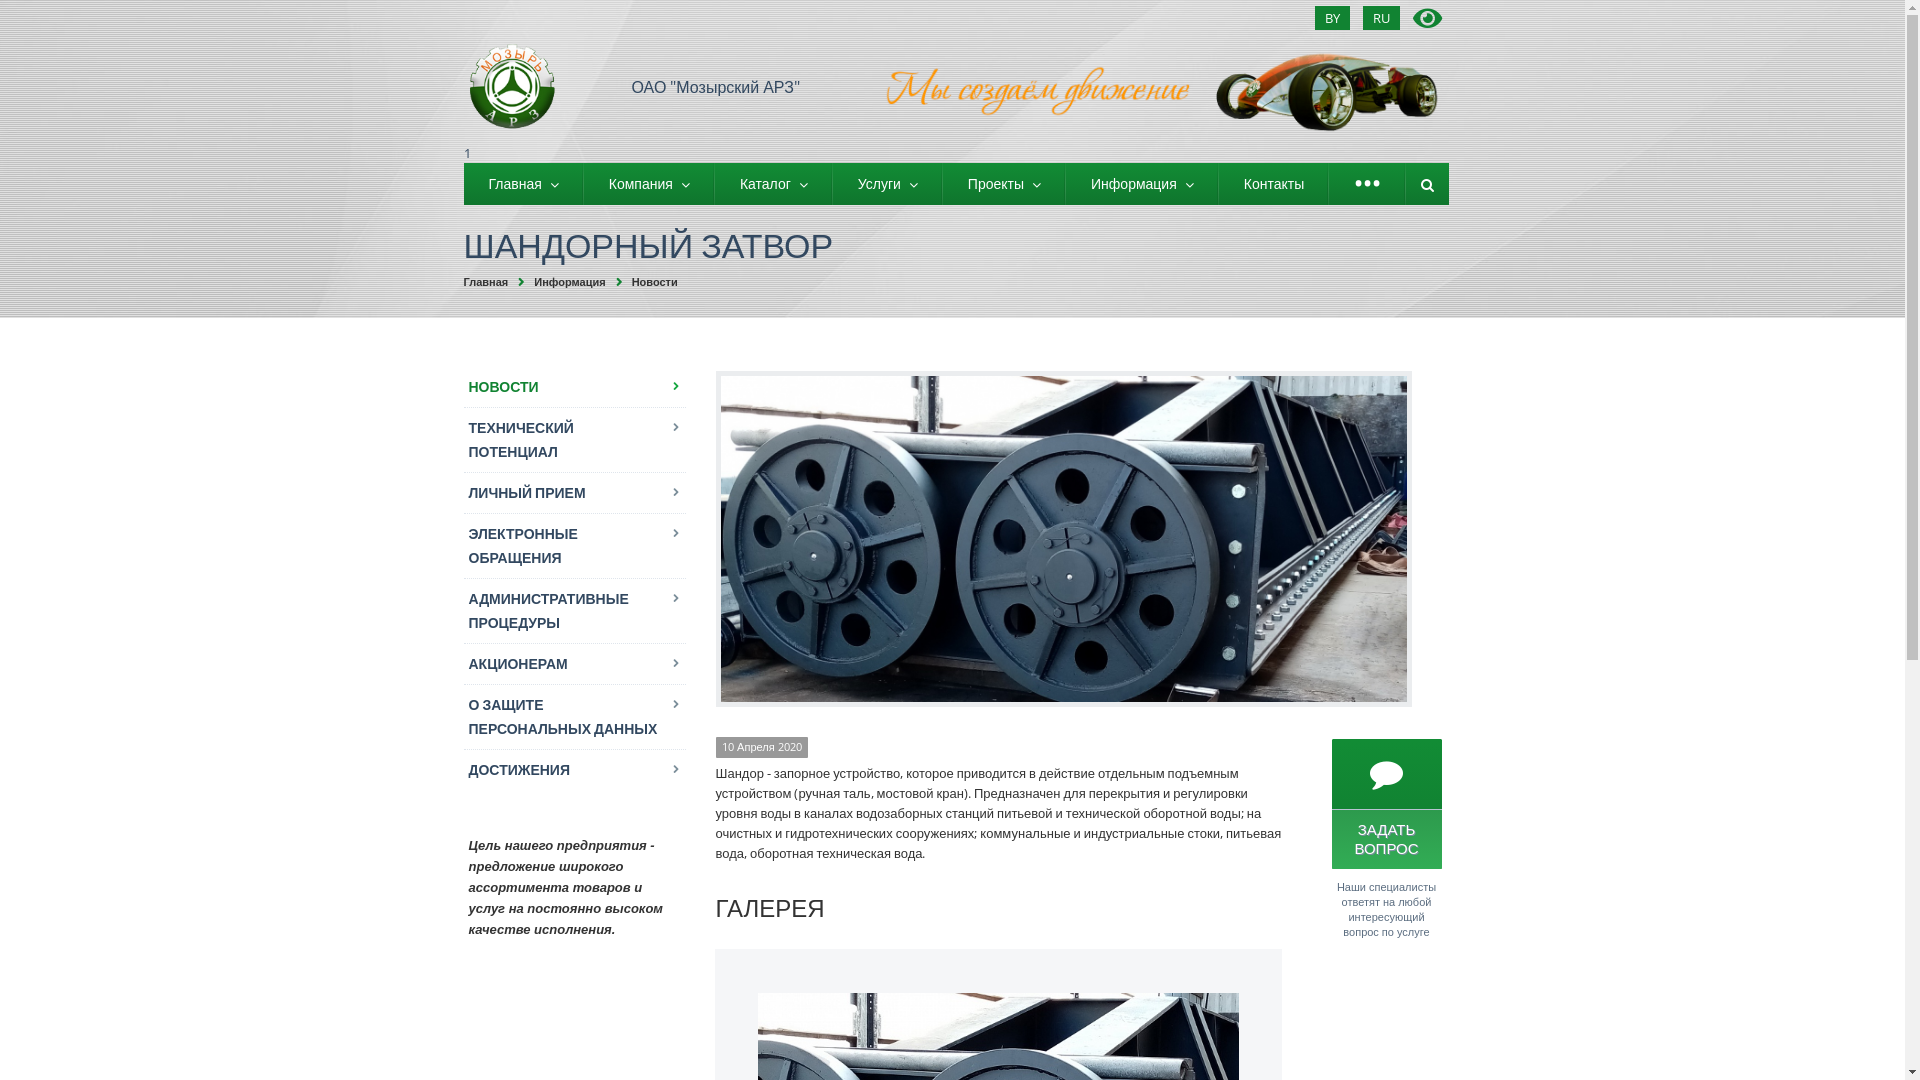  What do you see at coordinates (1379, 18) in the screenshot?
I see `'RU'` at bounding box center [1379, 18].